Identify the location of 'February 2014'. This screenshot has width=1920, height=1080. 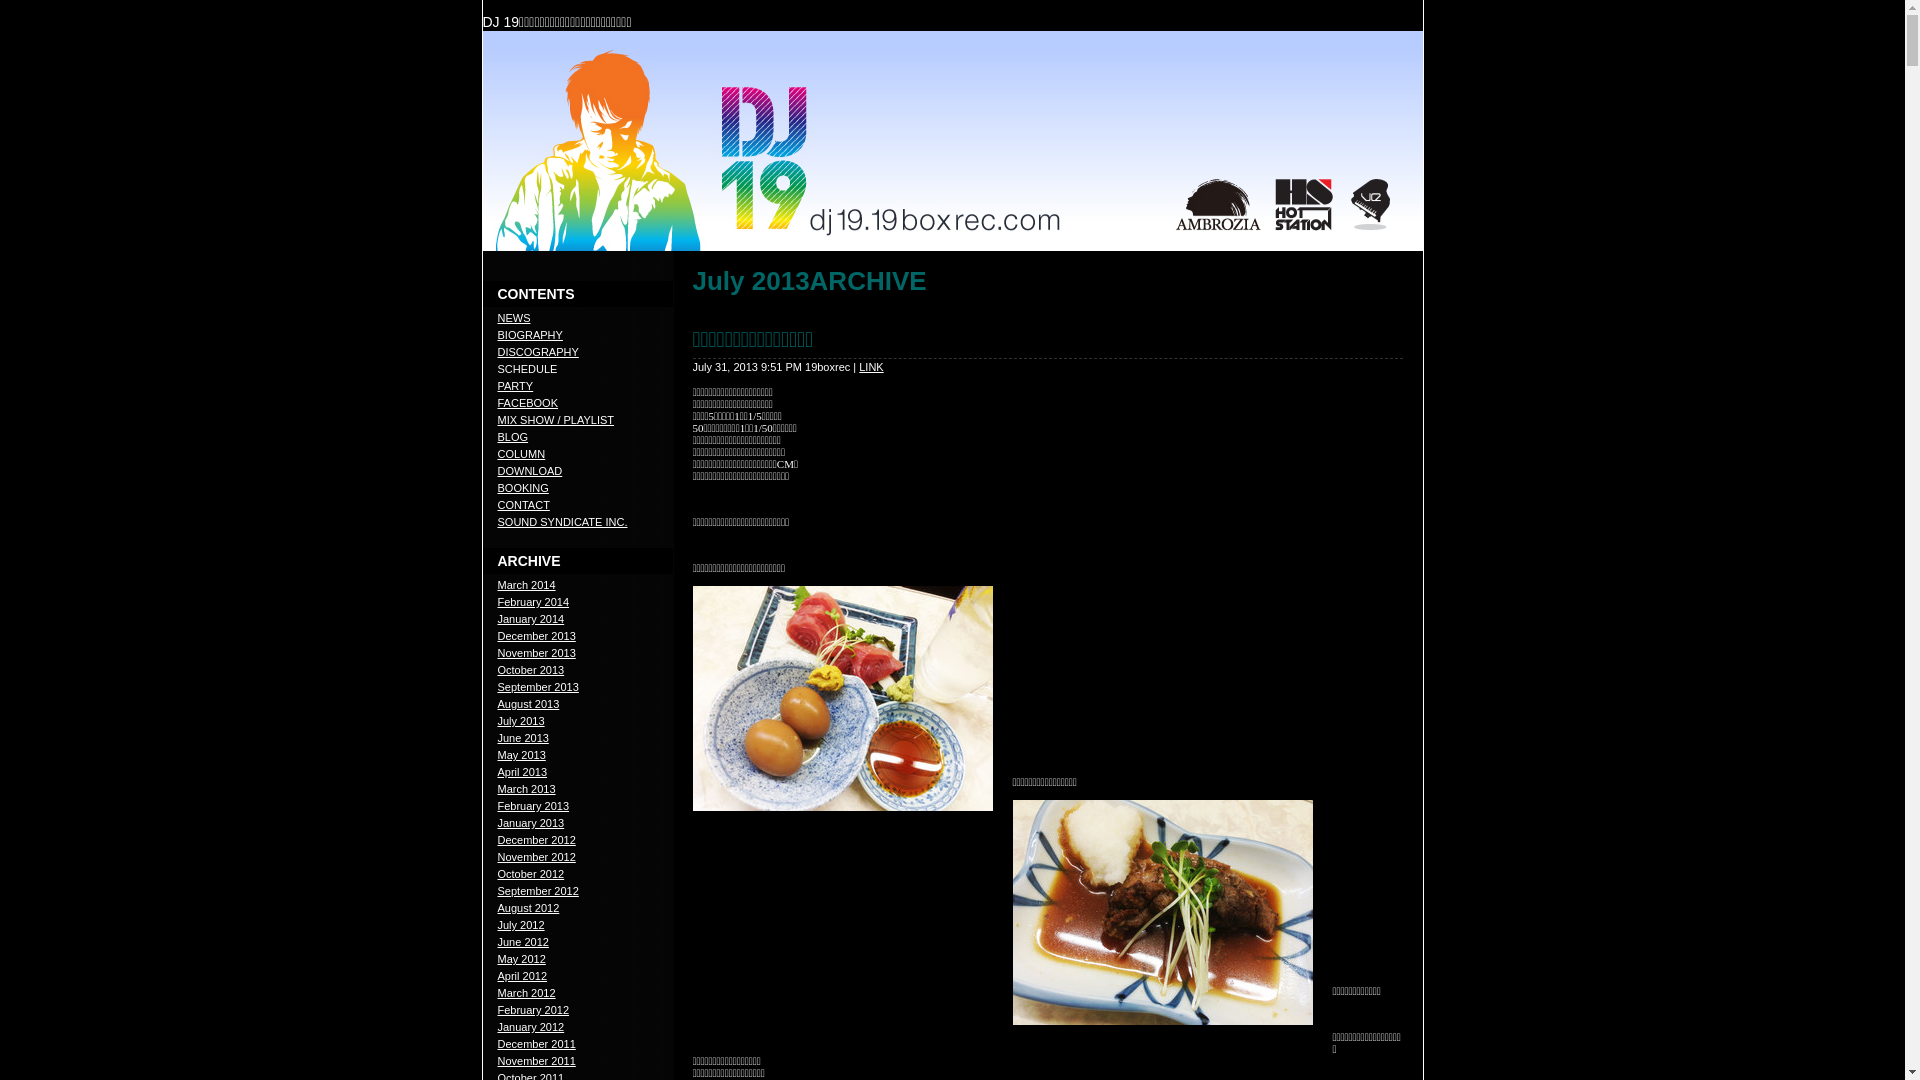
(533, 600).